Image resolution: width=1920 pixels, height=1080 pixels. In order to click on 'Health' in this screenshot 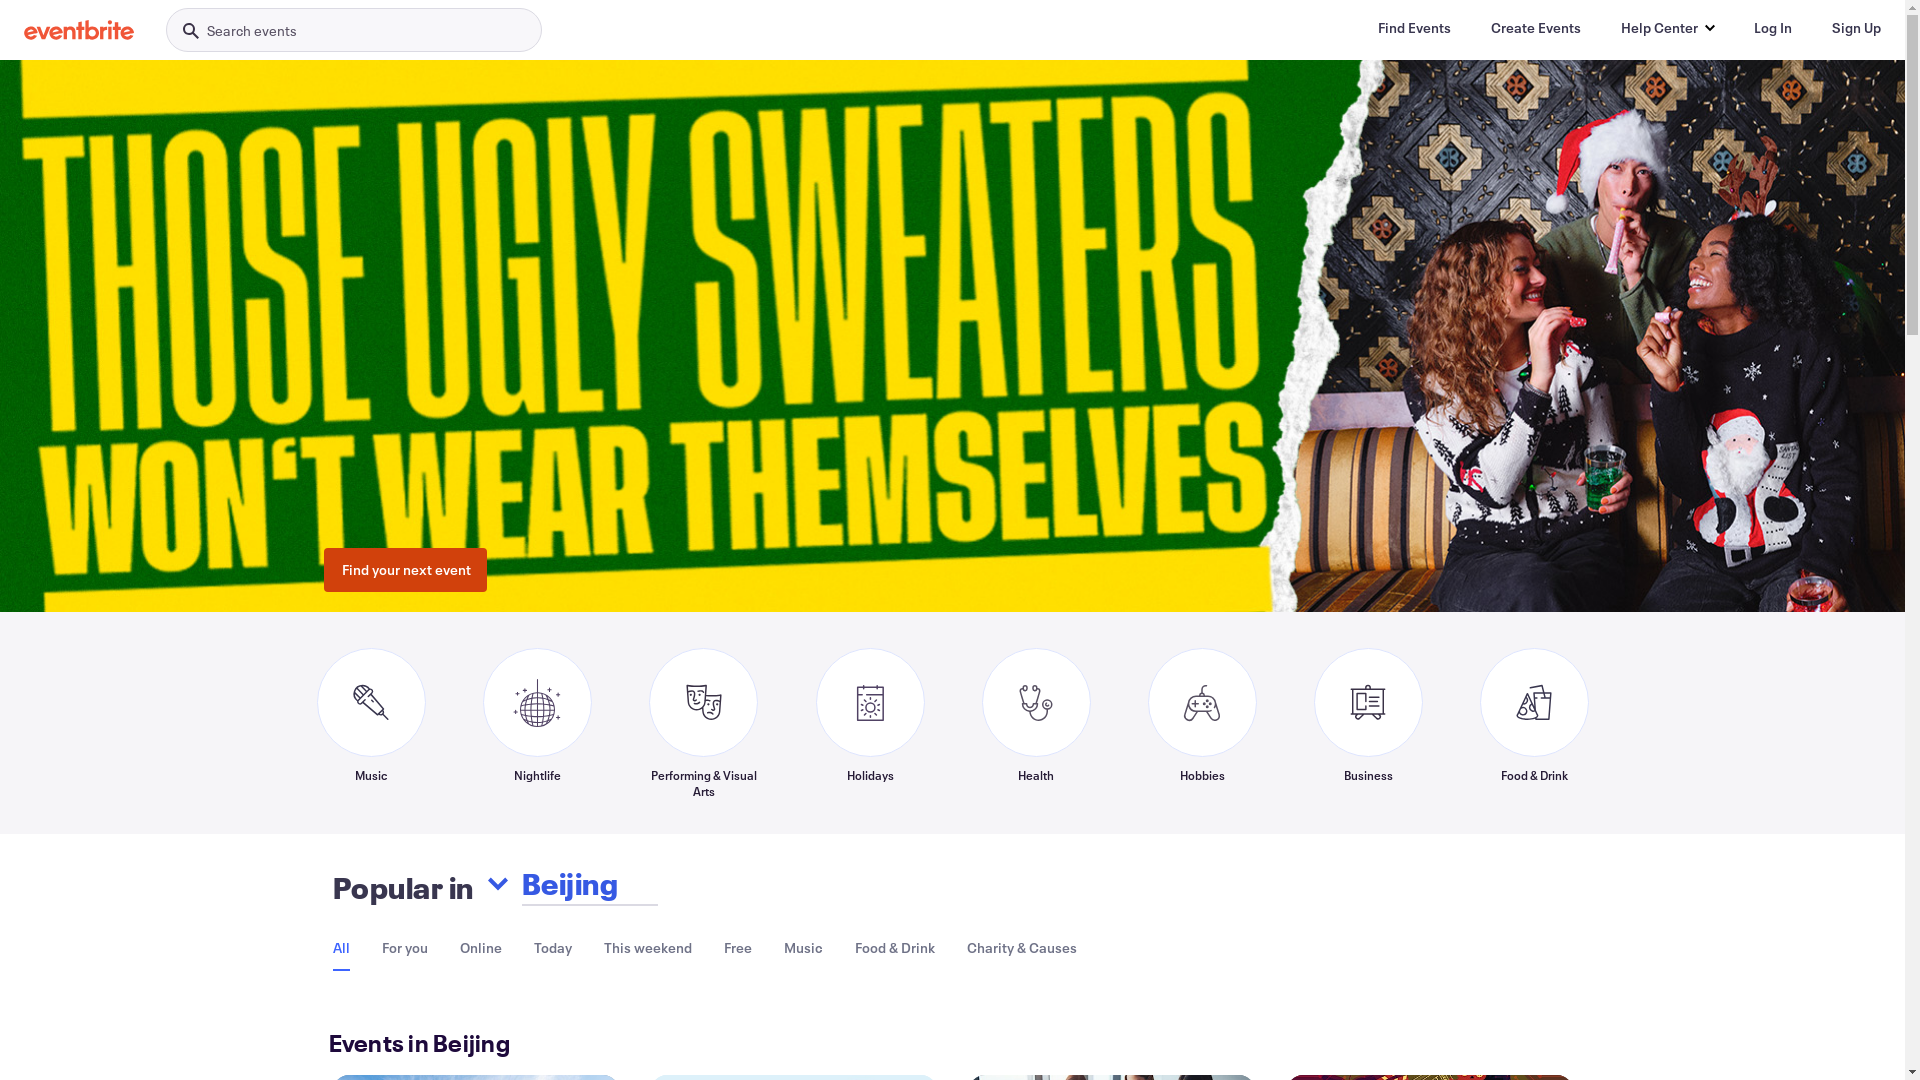, I will do `click(1036, 722)`.